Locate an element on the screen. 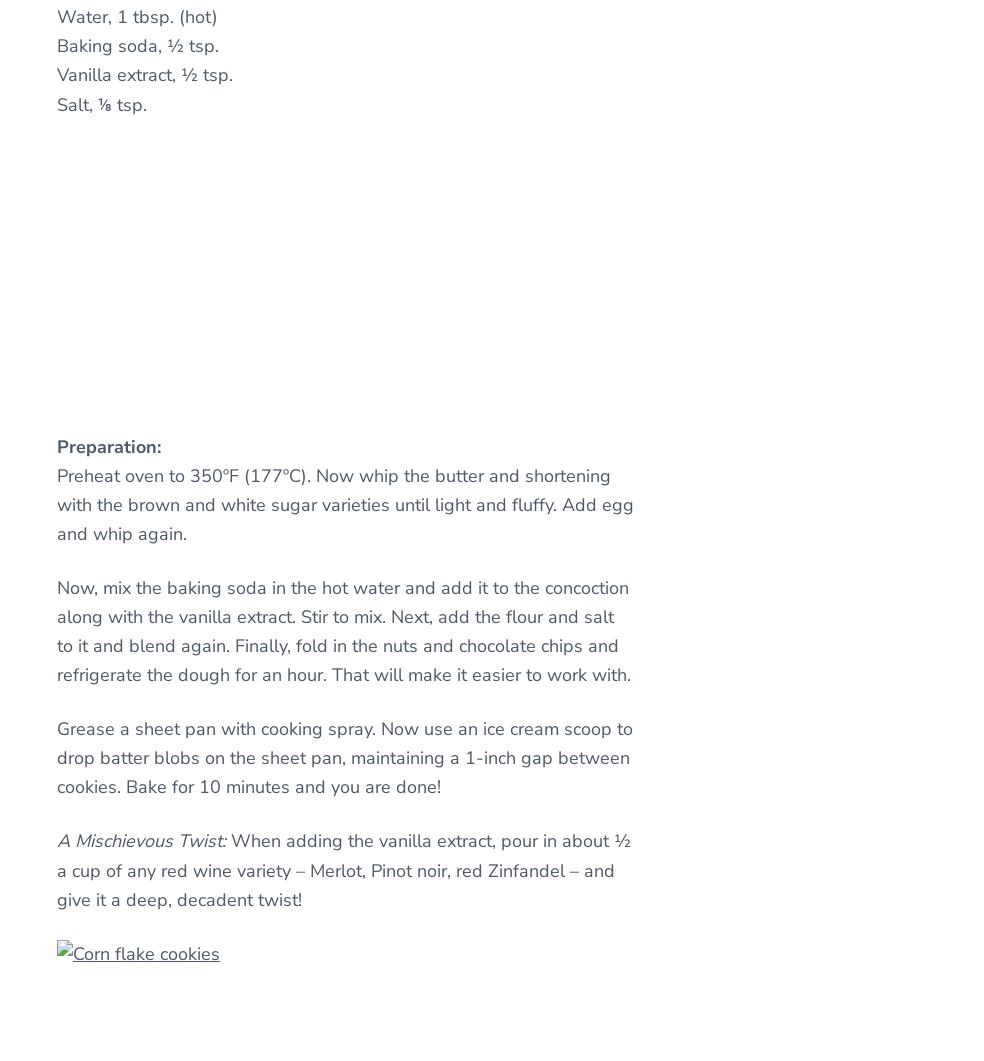  'Vanilla extract, ½ tsp.' is located at coordinates (145, 75).